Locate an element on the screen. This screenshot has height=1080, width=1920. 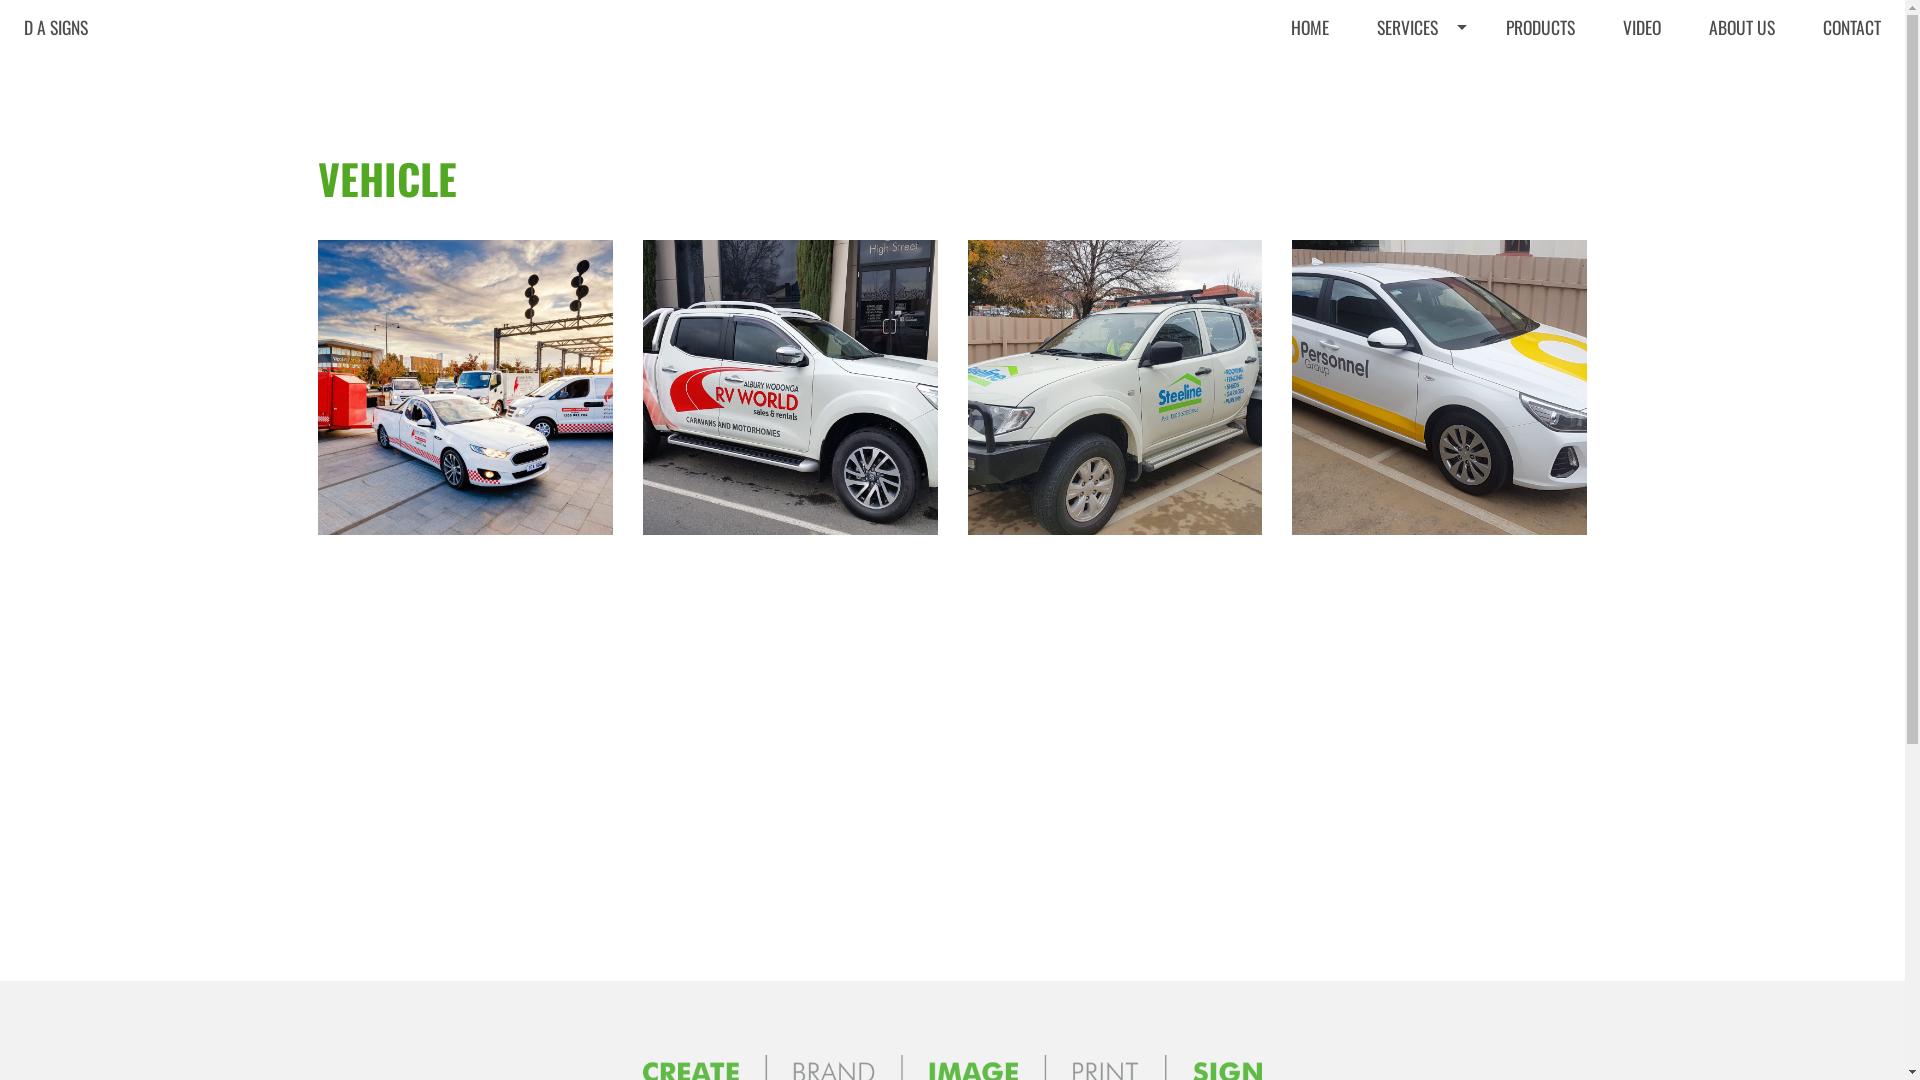
'VIDEO' is located at coordinates (1641, 27).